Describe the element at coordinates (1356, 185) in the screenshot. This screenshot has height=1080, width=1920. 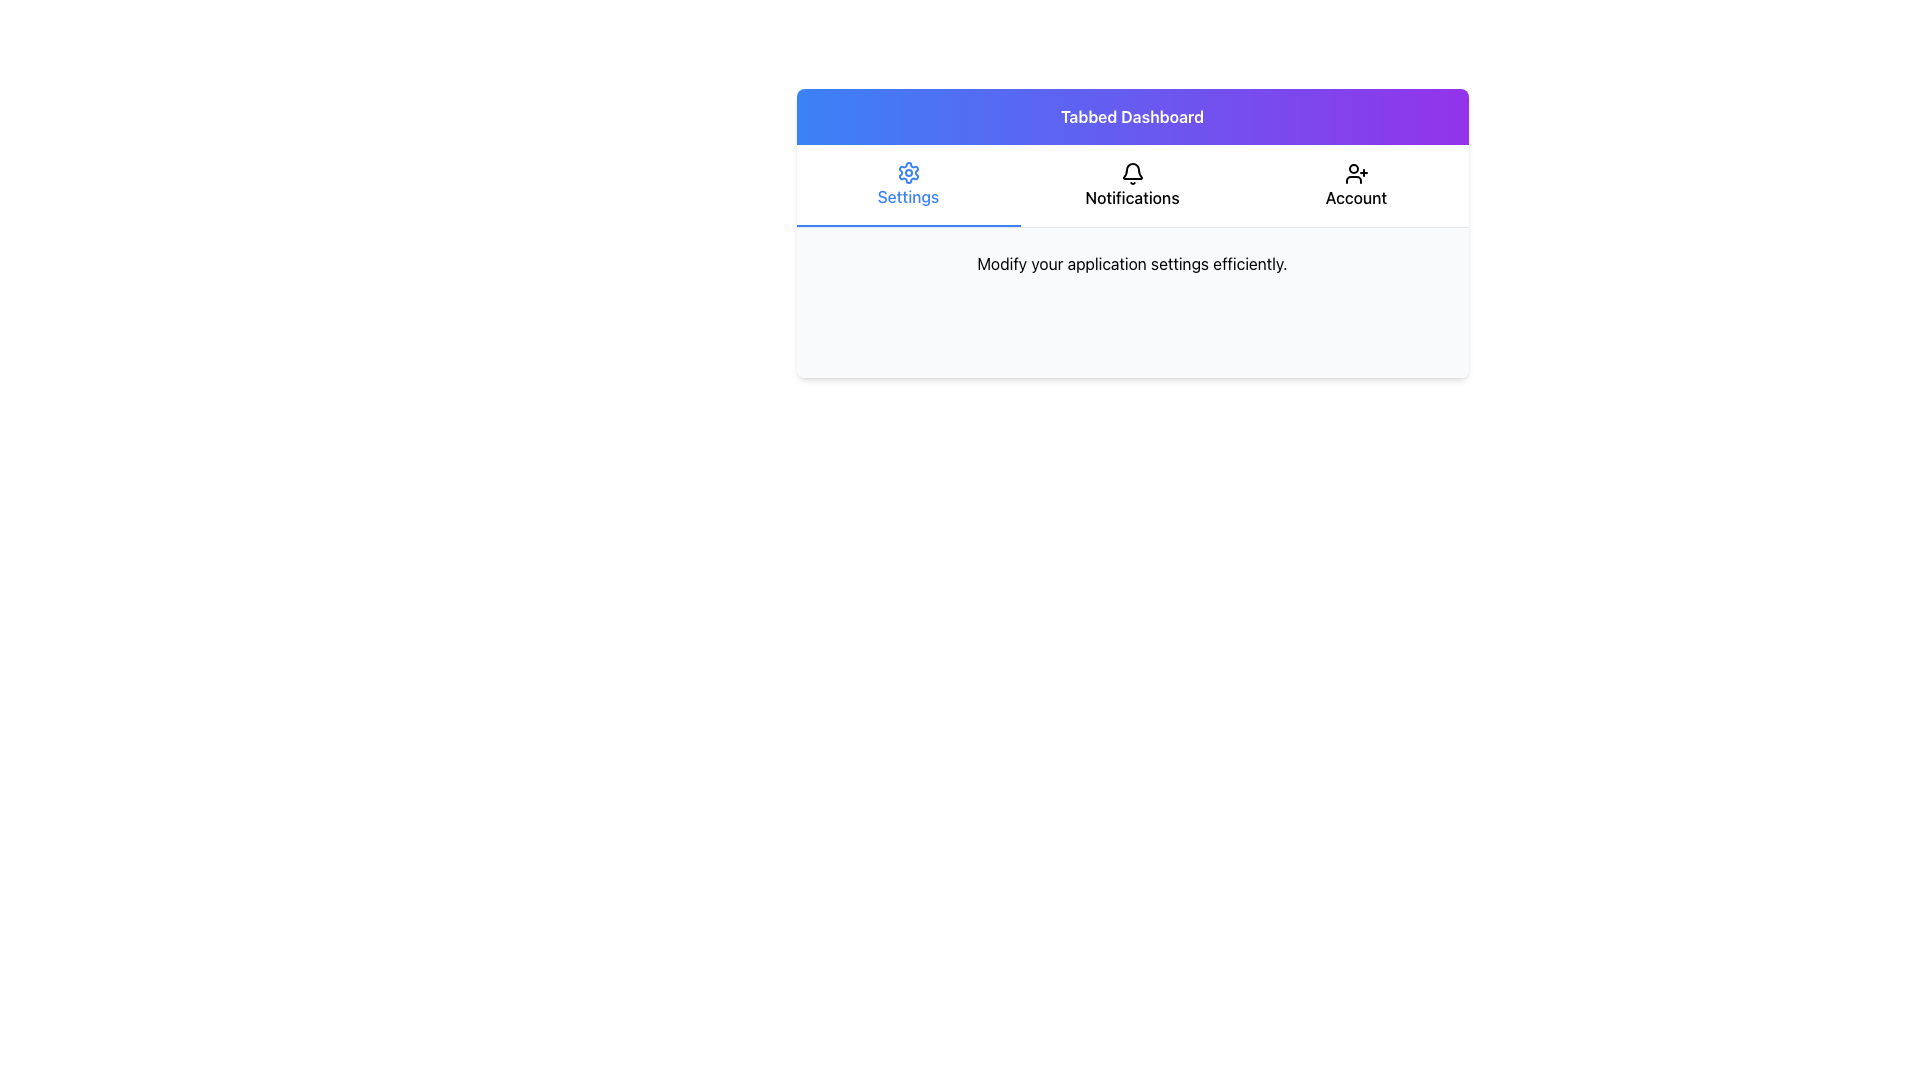
I see `the tab button in the navigation bar that switches content to account settings or information, positioned as the third tab from the left, adjacent to 'Notifications'` at that location.